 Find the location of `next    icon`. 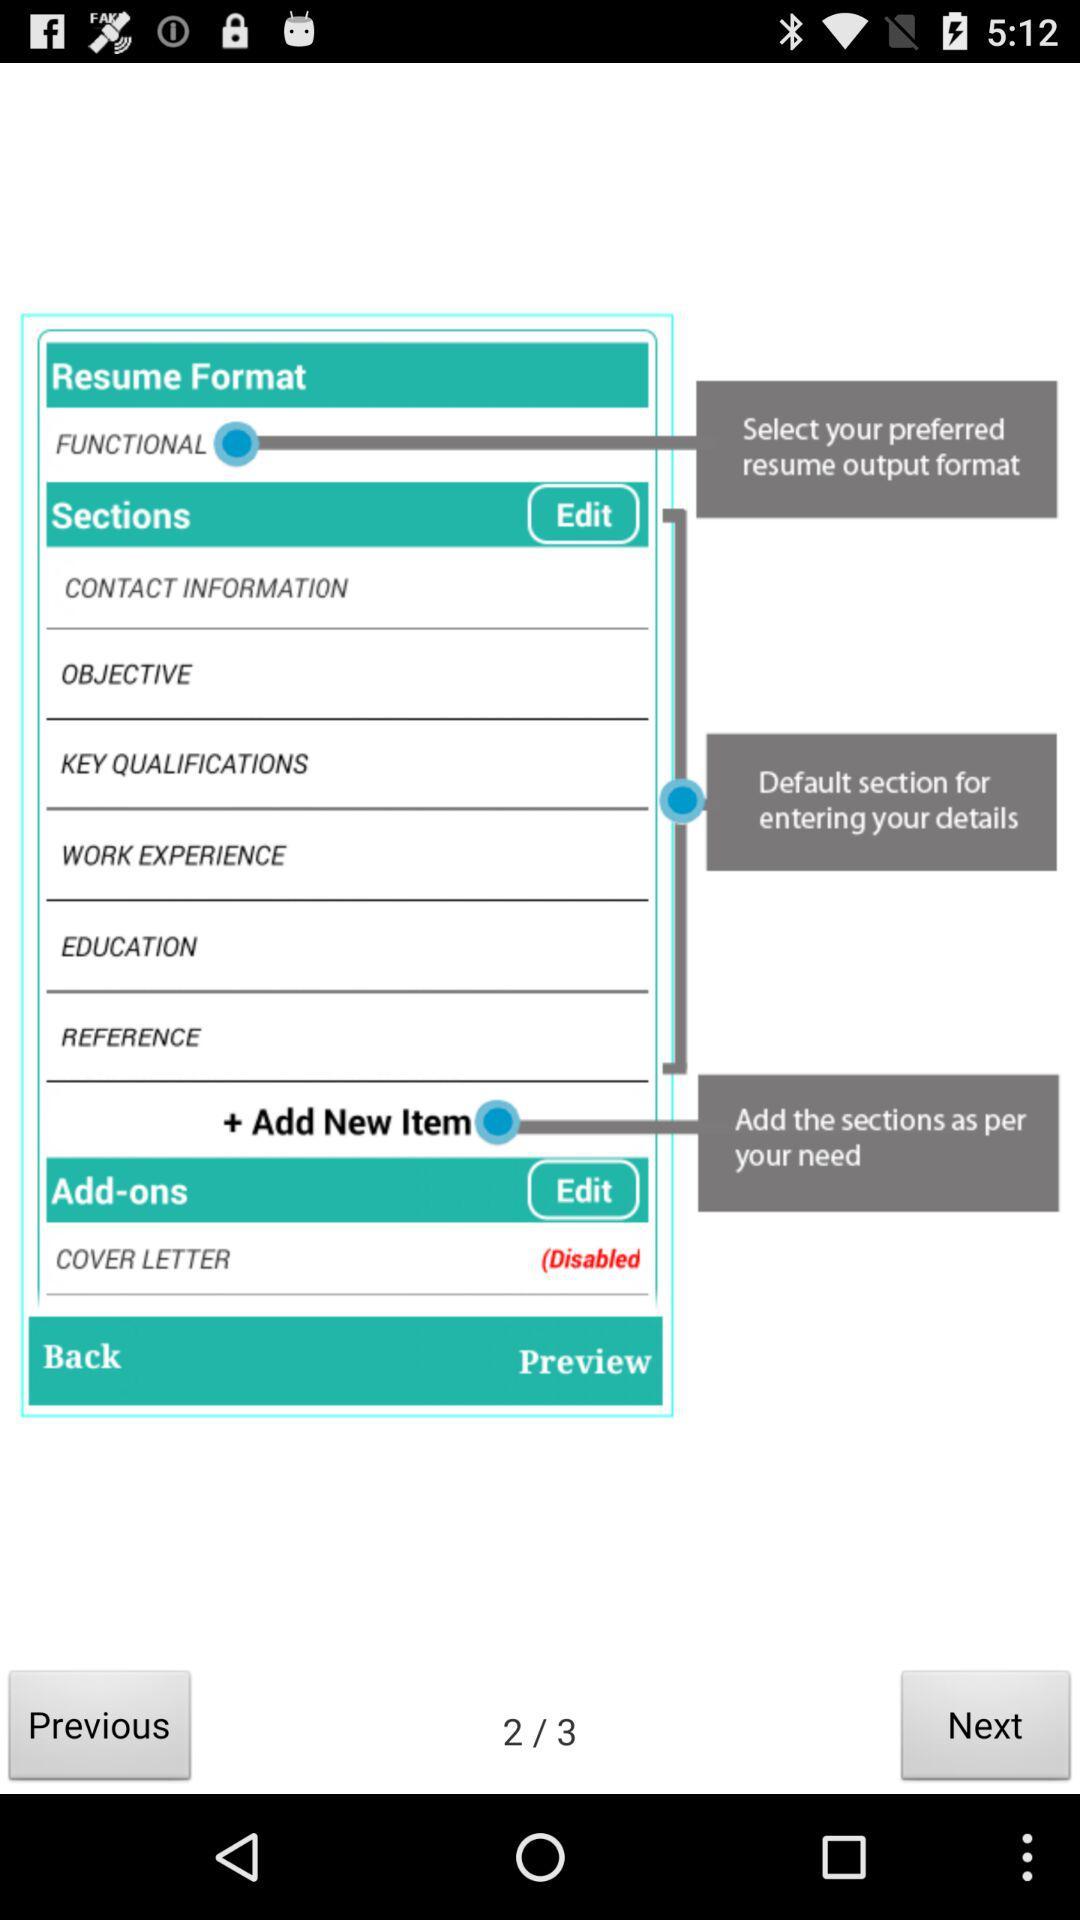

next    icon is located at coordinates (985, 1730).